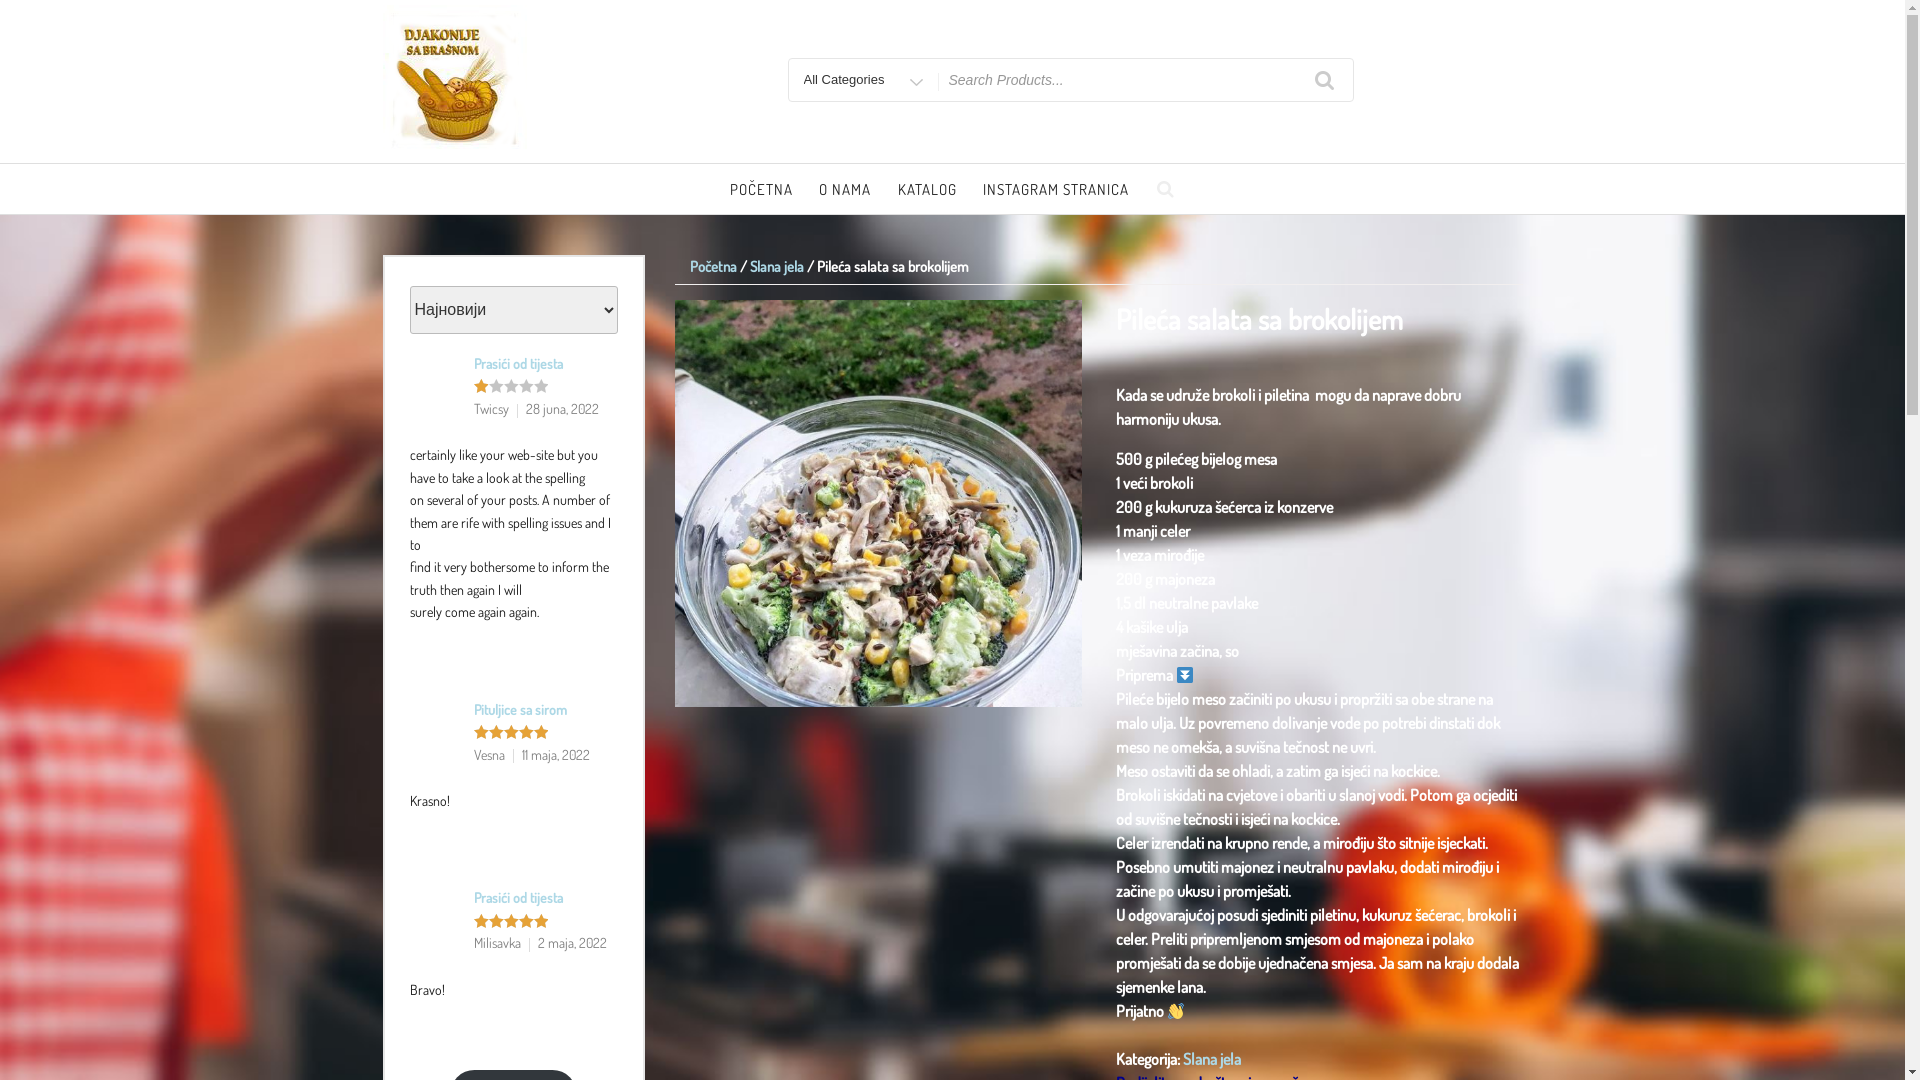 This screenshot has width=1920, height=1080. I want to click on 'O NAMA', so click(807, 190).